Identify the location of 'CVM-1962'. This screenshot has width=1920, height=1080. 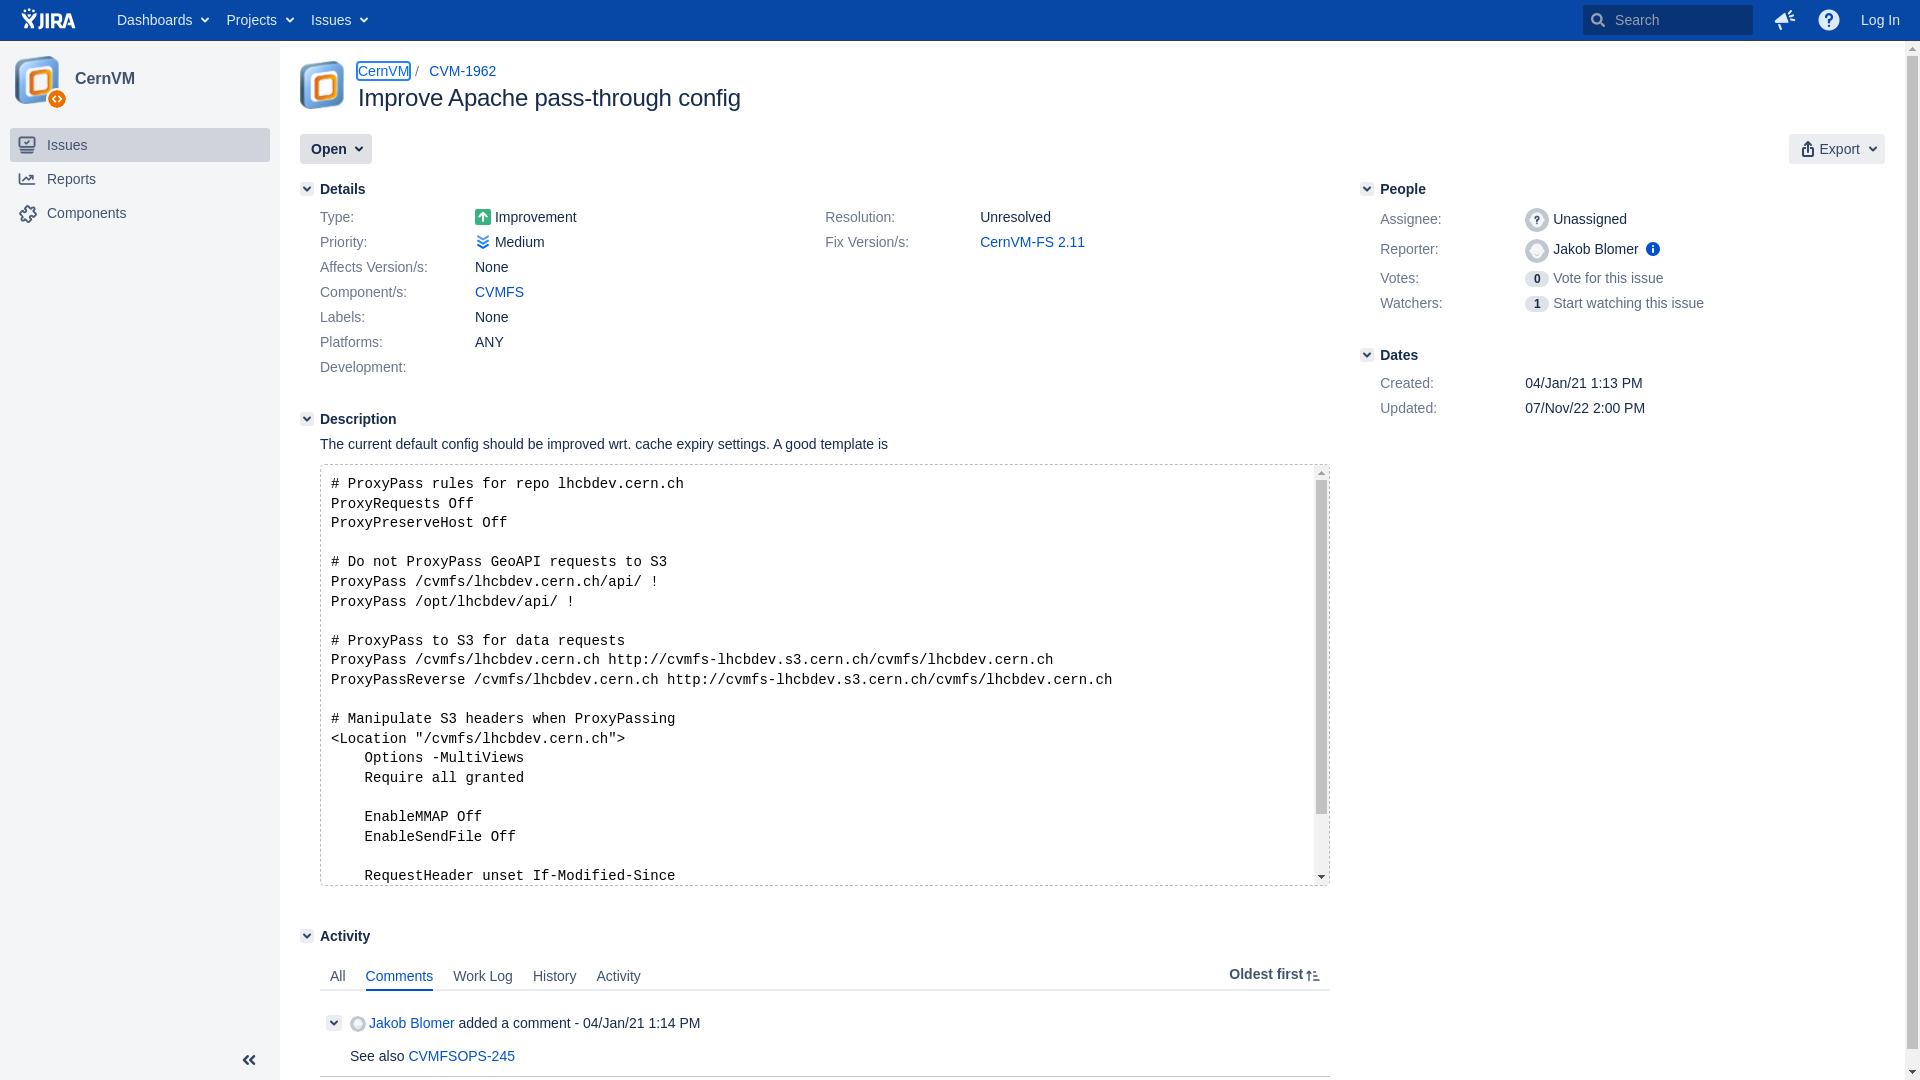
(427, 69).